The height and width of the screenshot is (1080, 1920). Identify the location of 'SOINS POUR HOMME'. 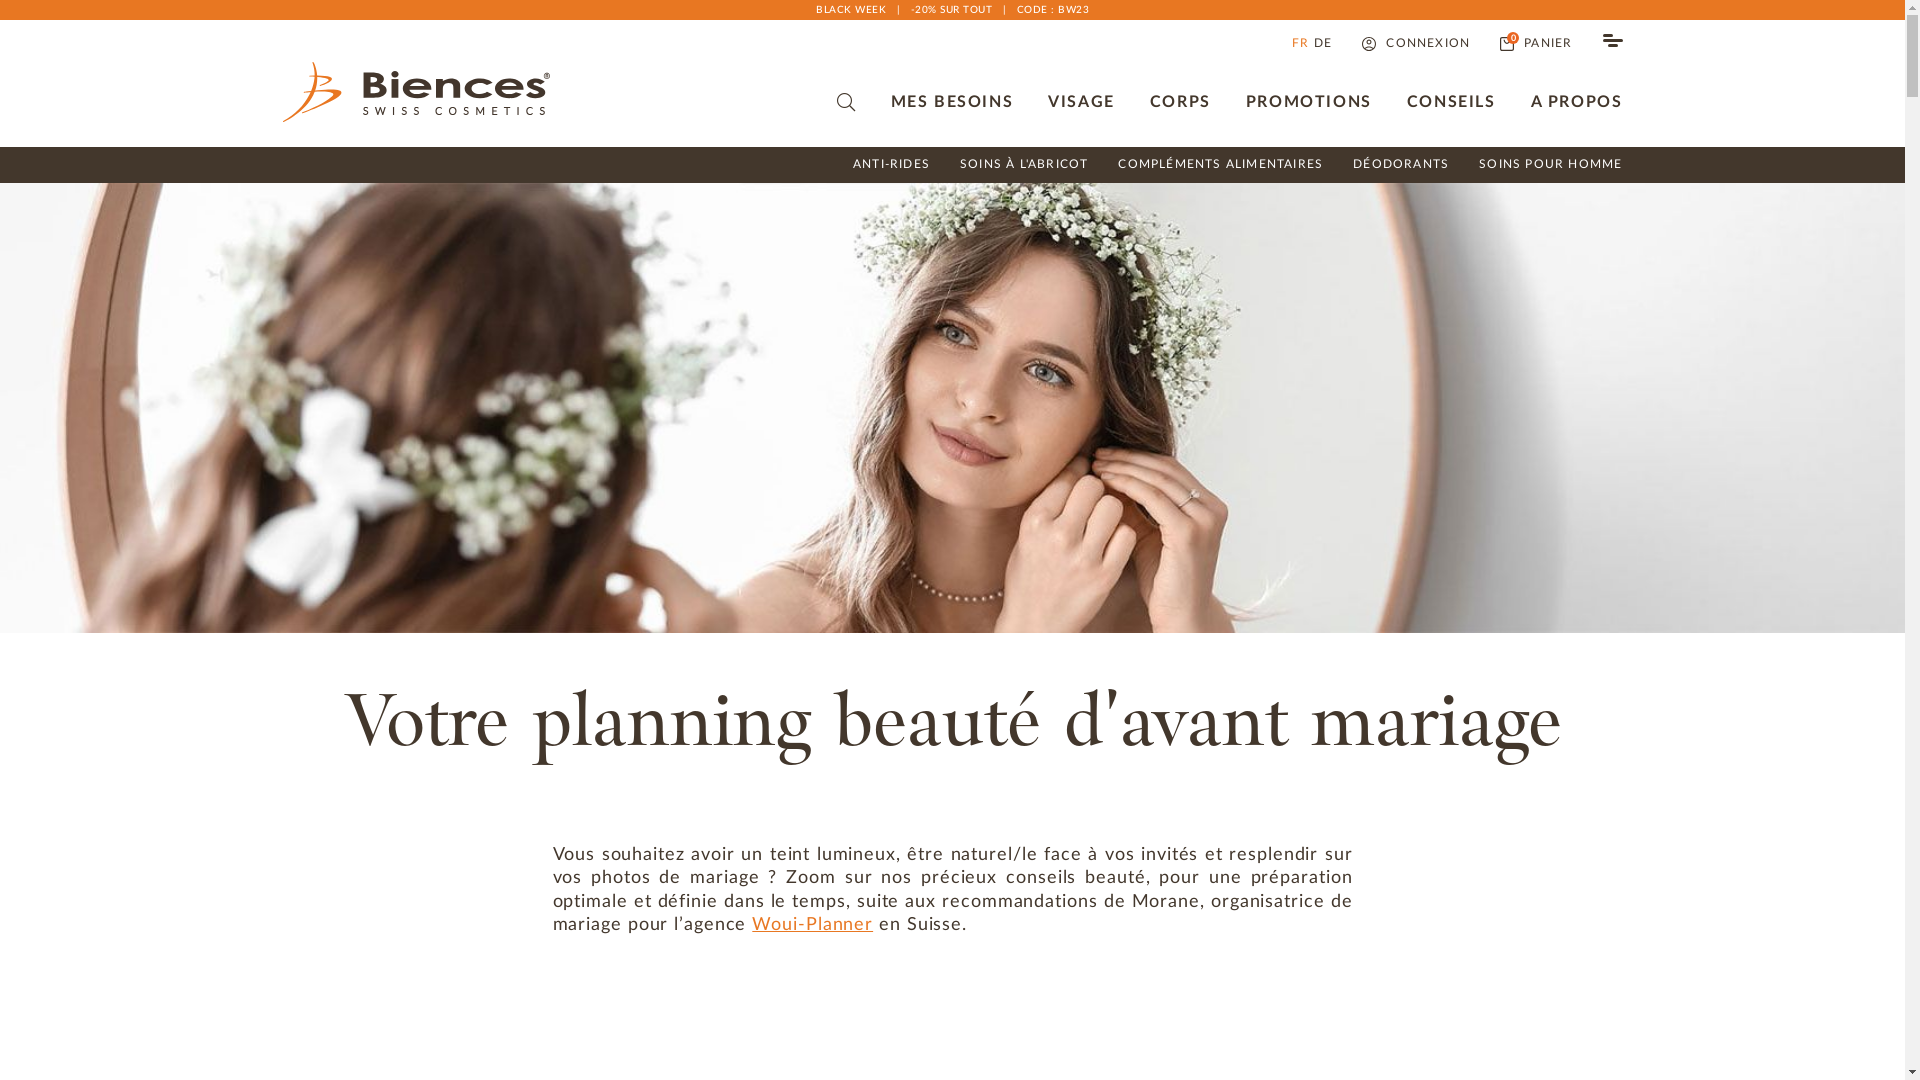
(1549, 164).